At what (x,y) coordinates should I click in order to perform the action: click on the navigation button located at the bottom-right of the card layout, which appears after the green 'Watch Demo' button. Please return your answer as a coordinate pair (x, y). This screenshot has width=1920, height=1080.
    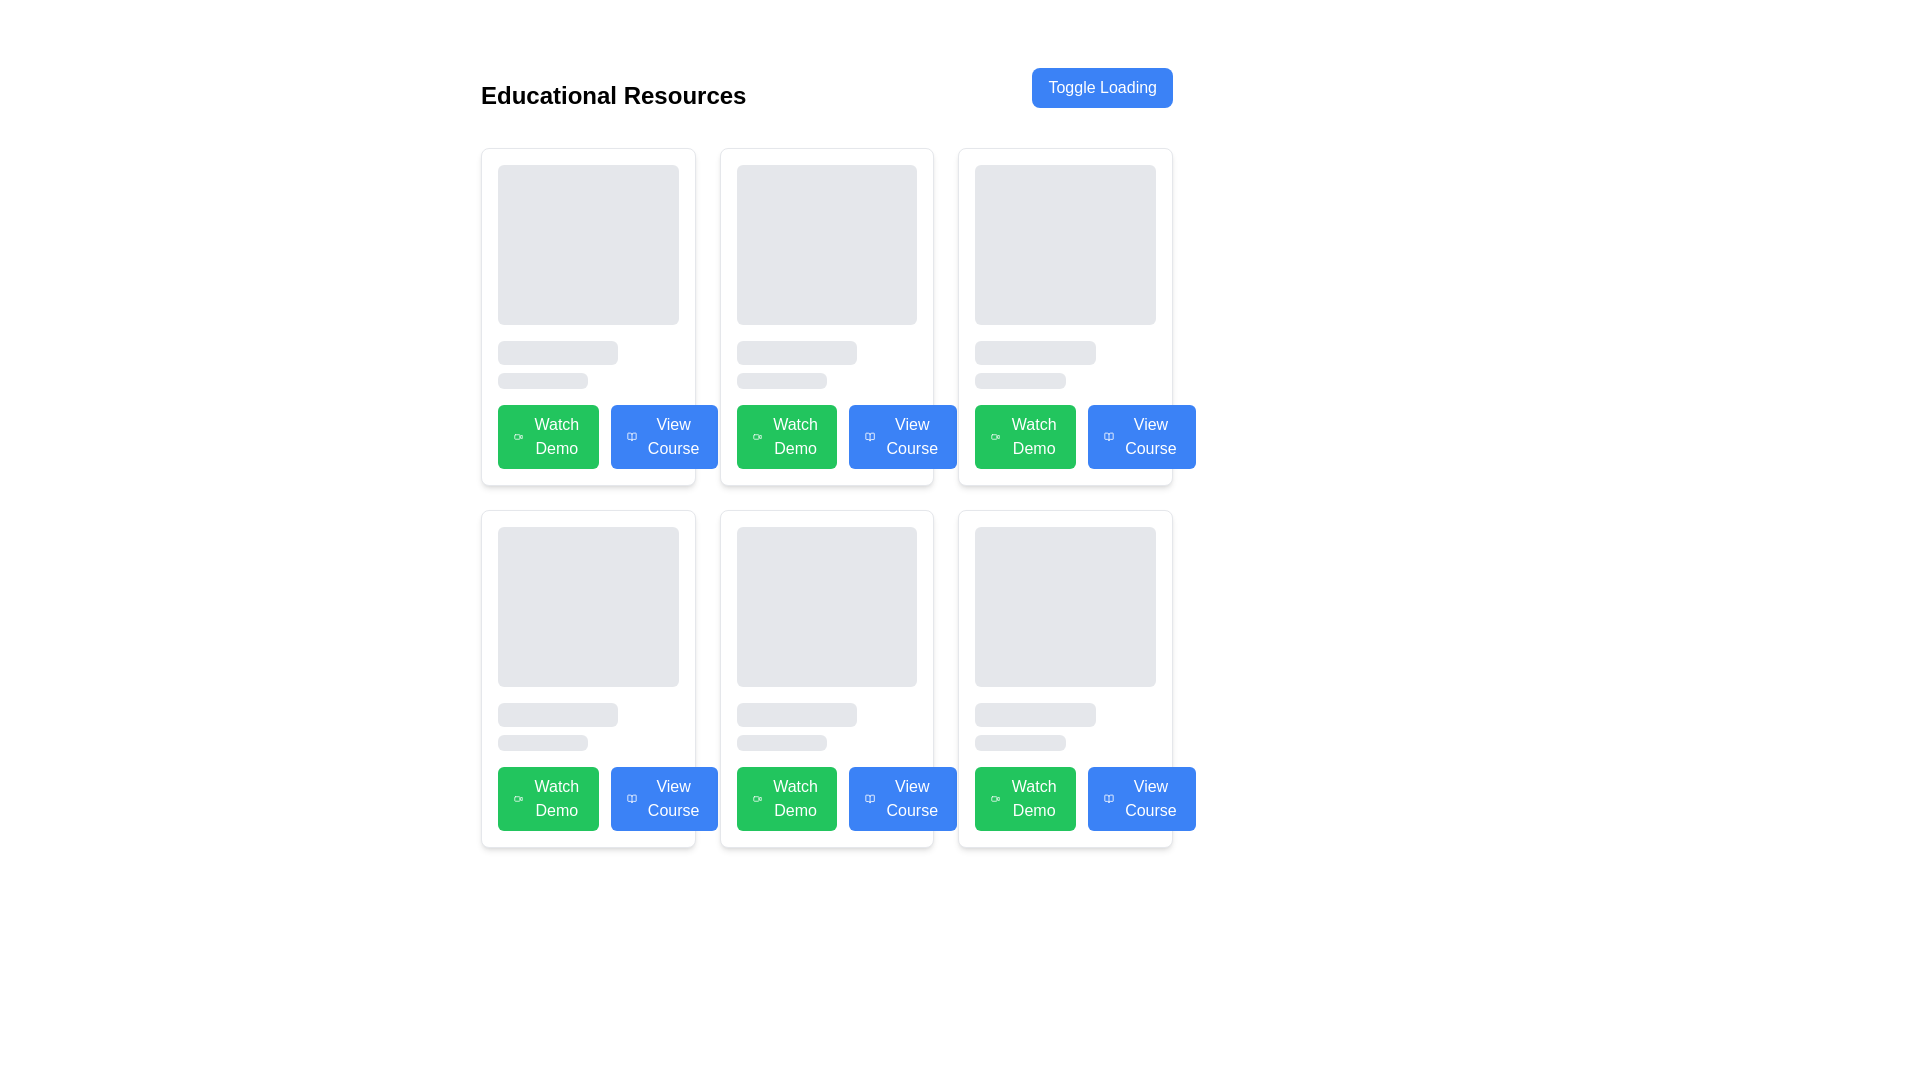
    Looking at the image, I should click on (901, 797).